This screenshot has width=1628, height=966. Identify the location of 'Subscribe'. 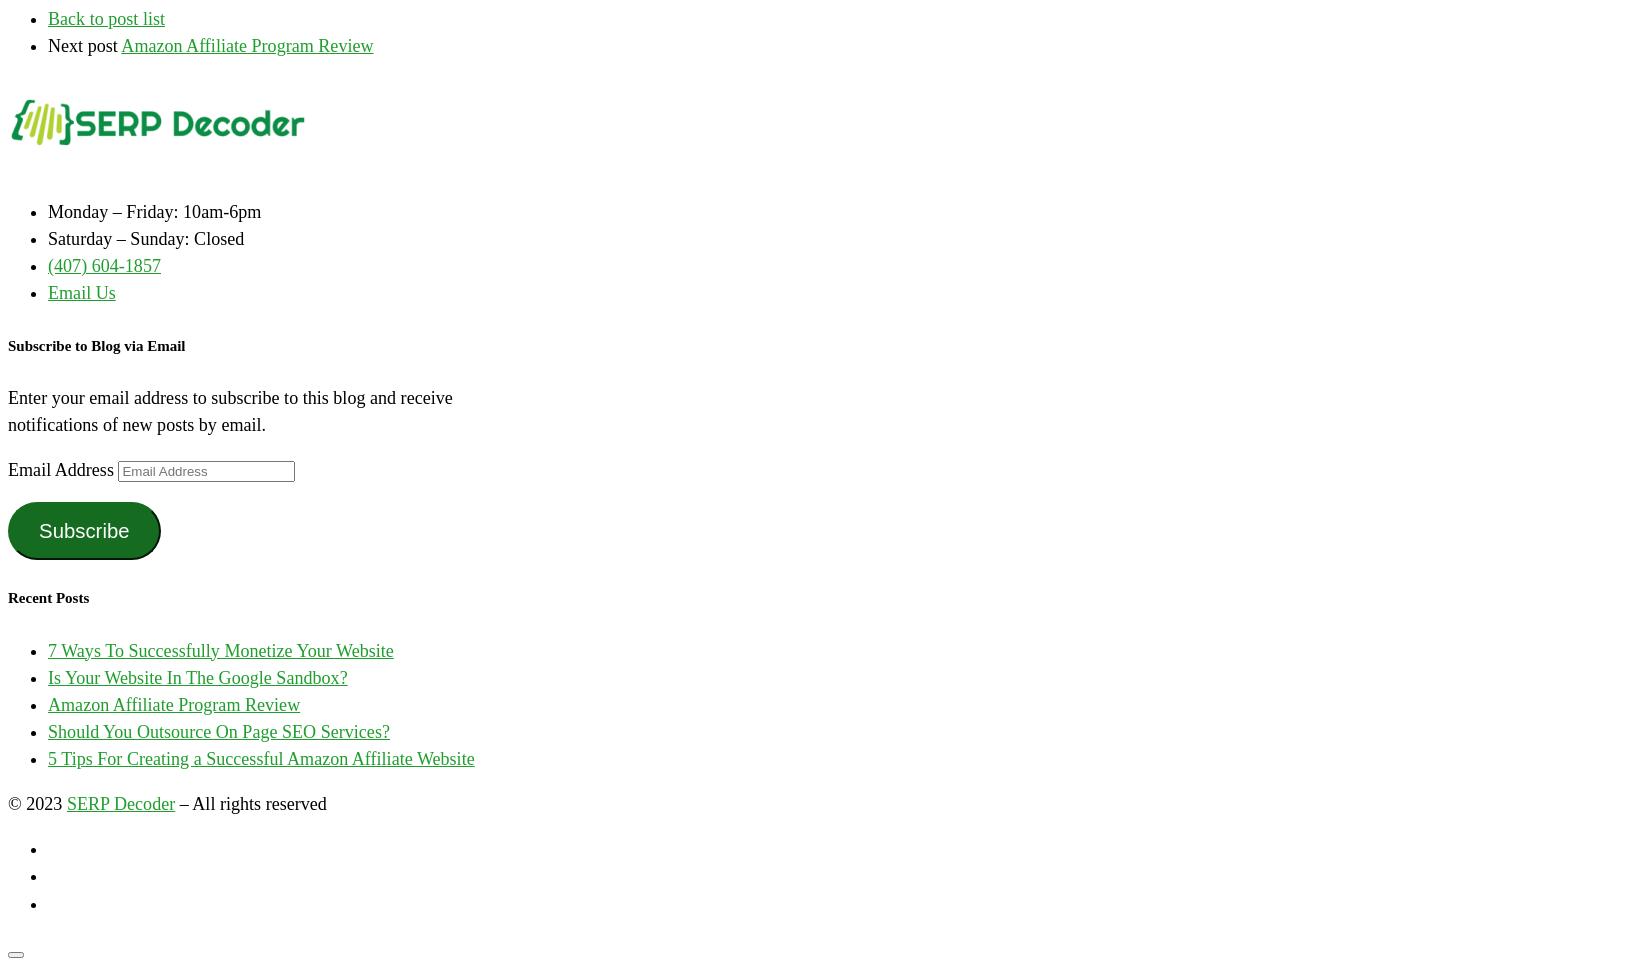
(83, 530).